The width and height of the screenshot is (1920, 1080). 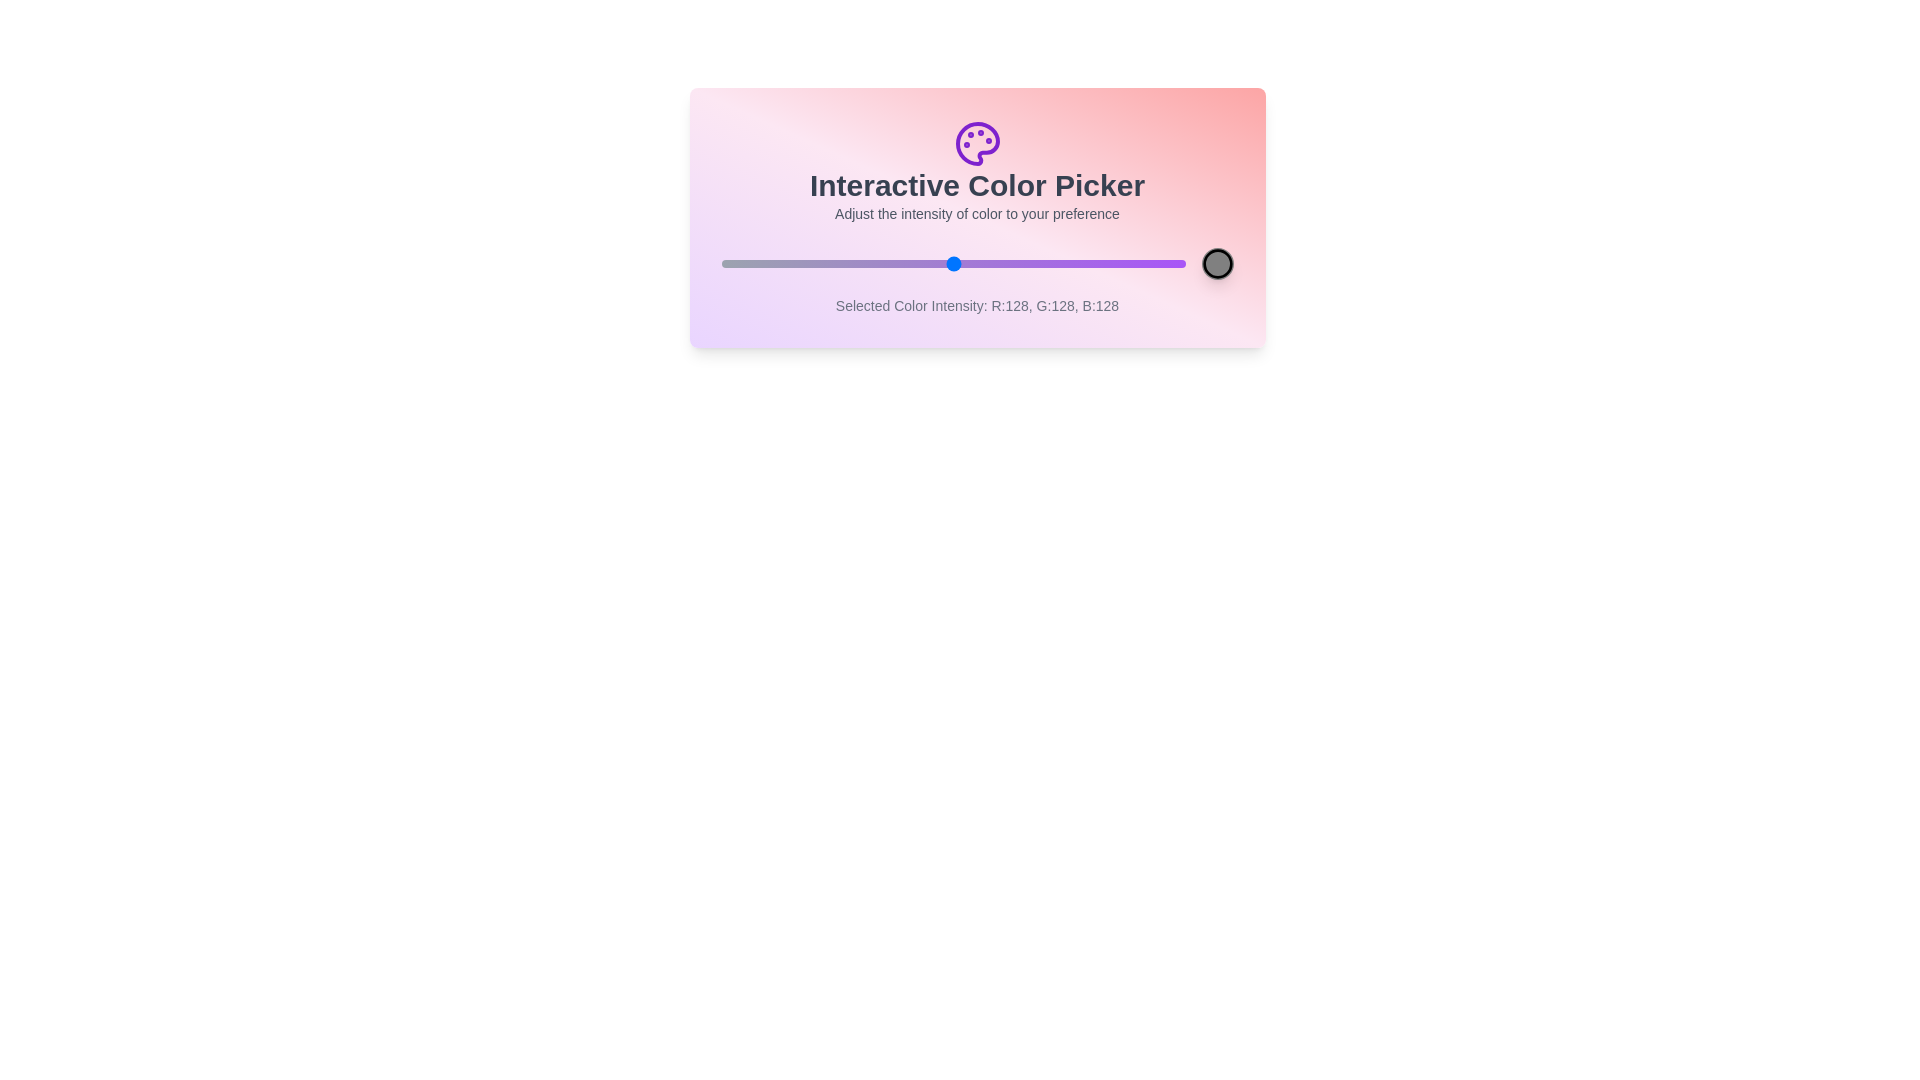 I want to click on the slider to set the color intensity to 124, so click(x=945, y=262).